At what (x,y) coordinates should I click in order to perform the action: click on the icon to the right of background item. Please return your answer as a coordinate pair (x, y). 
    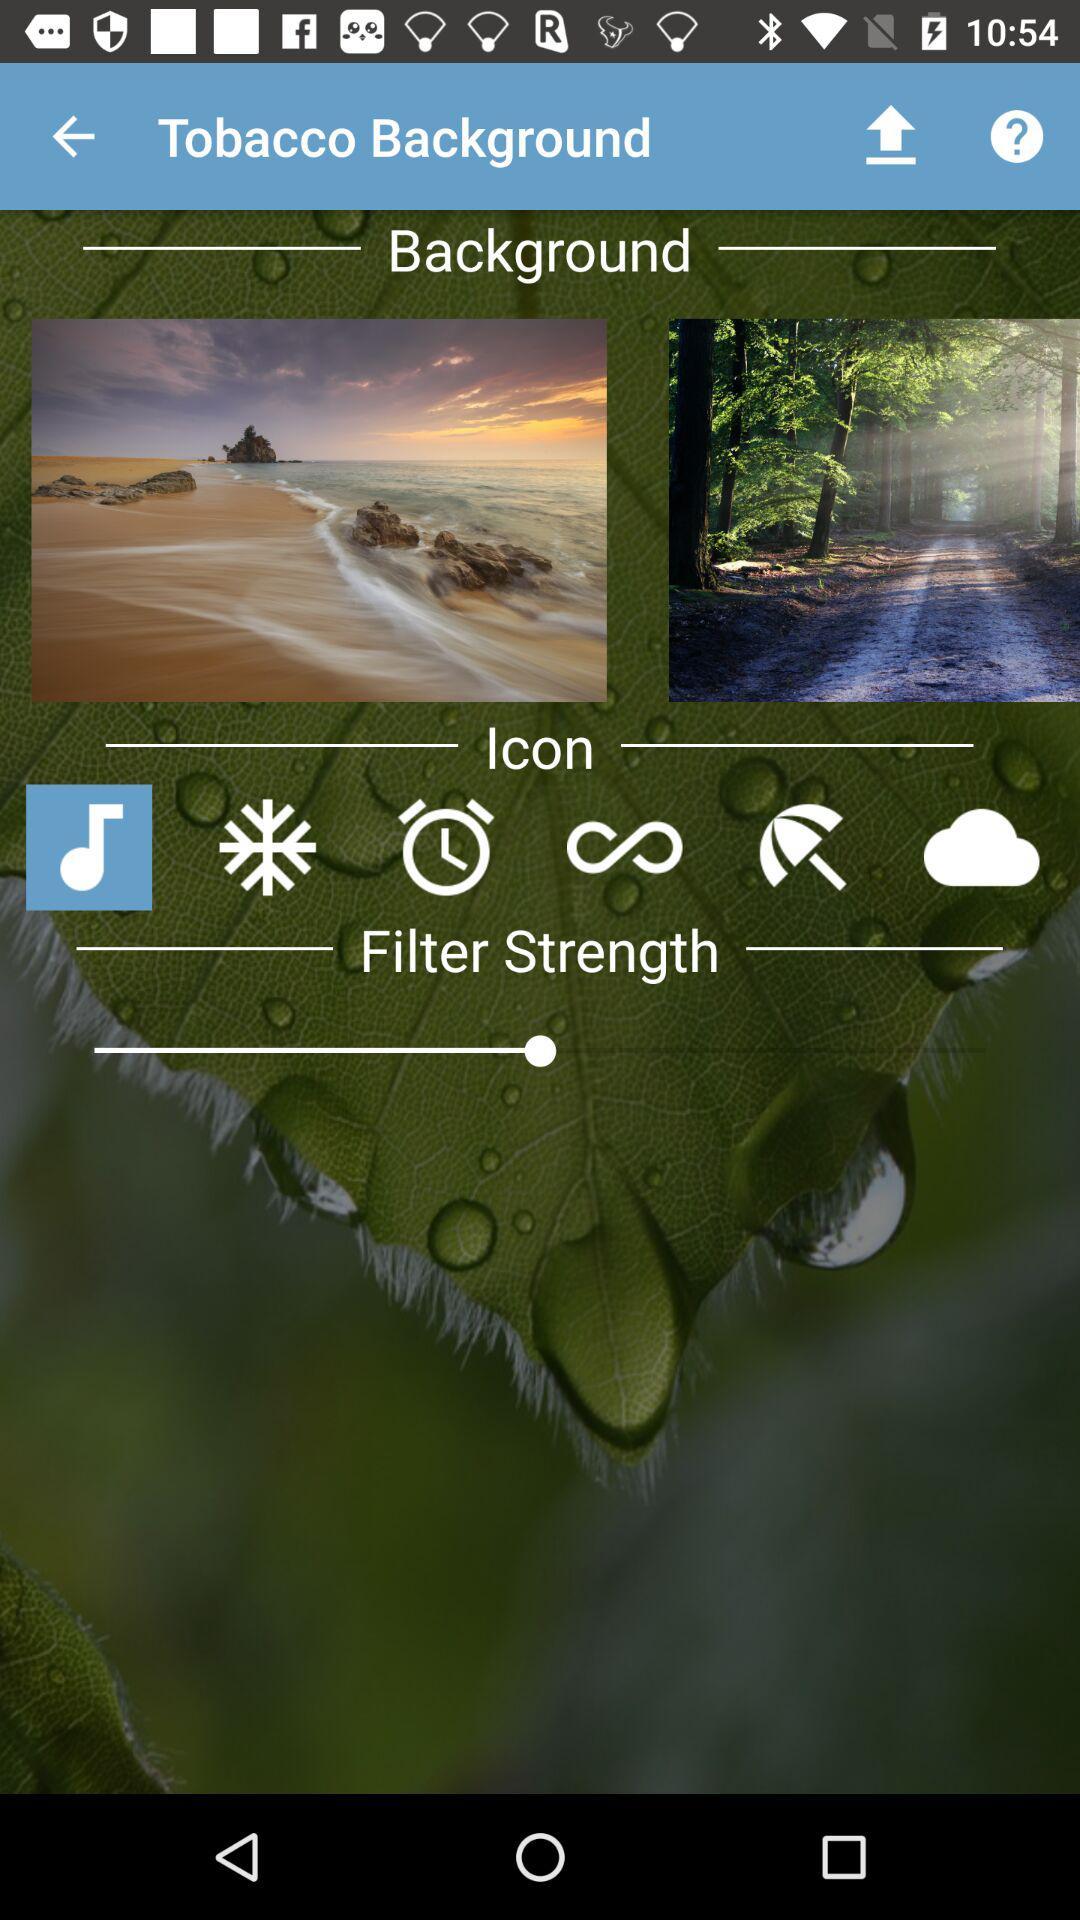
    Looking at the image, I should click on (890, 135).